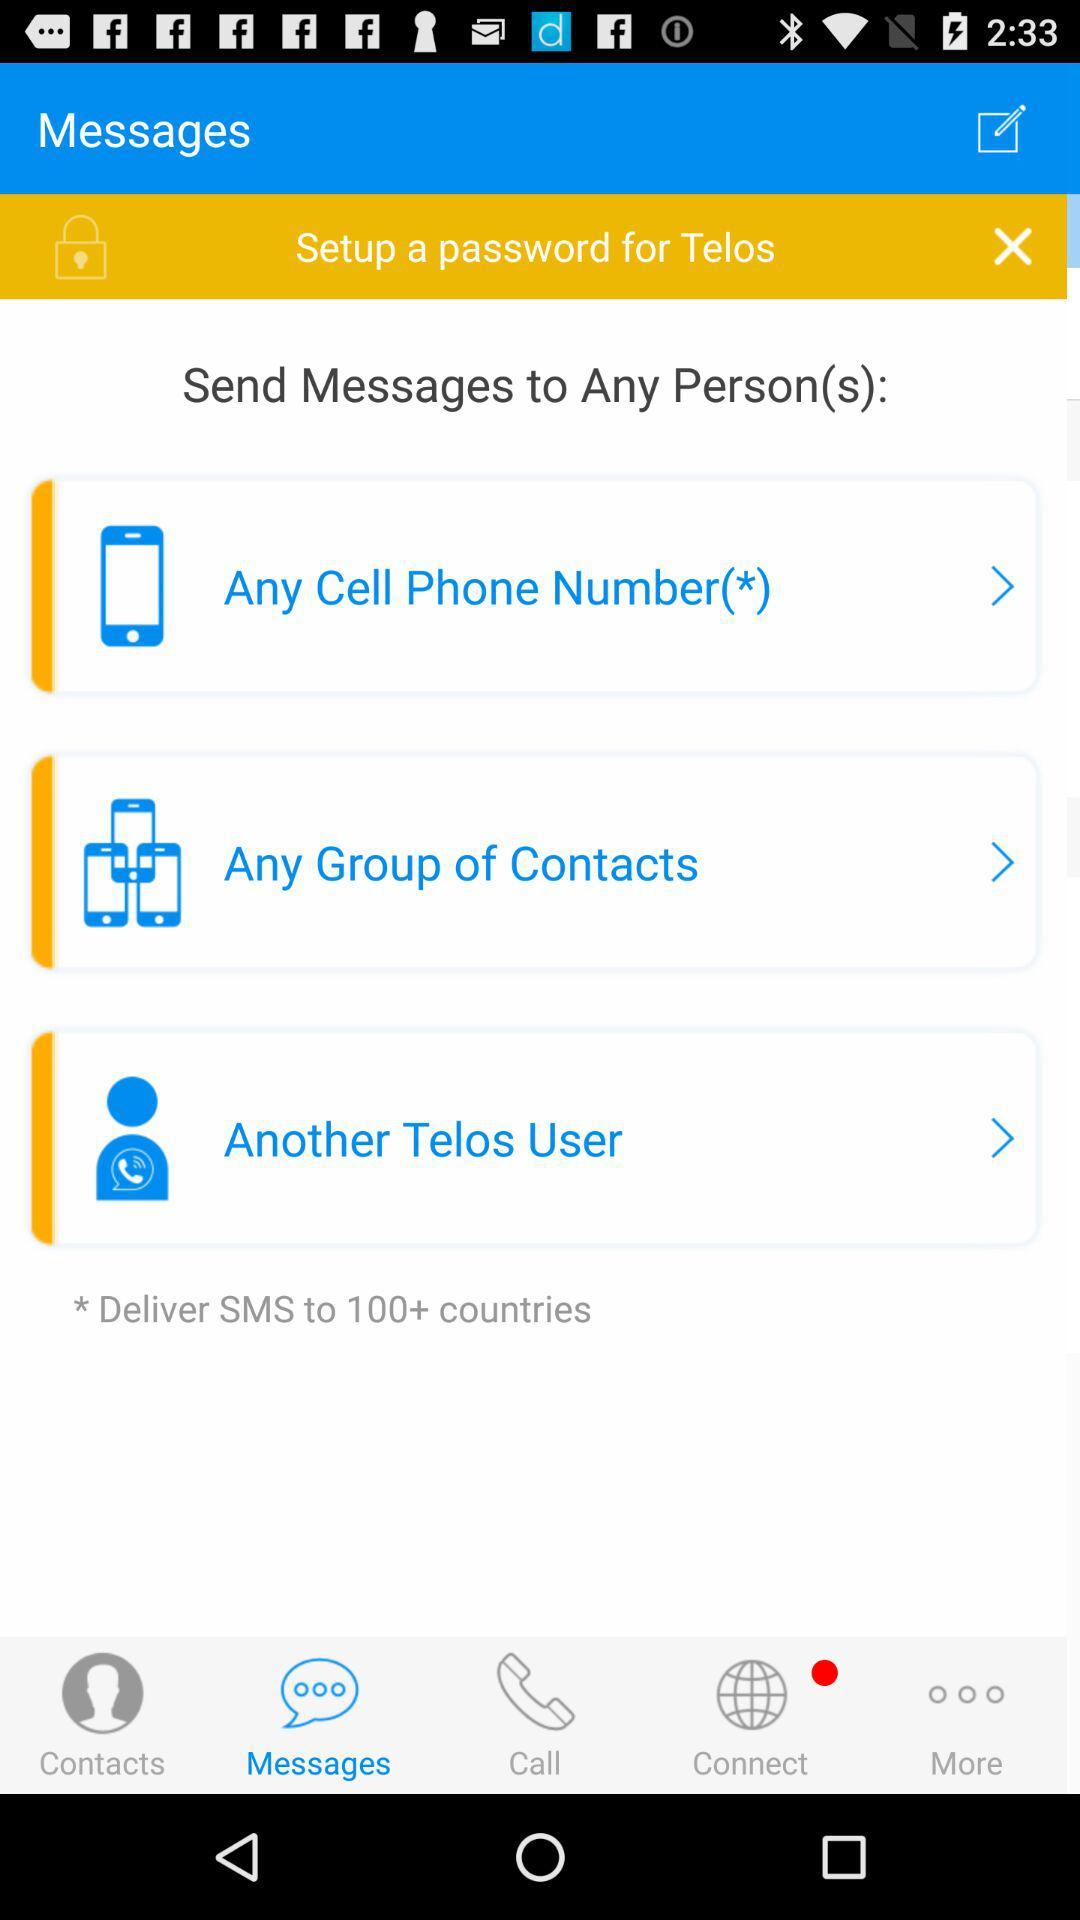 The width and height of the screenshot is (1080, 1920). I want to click on the item above setup a password item, so click(1007, 127).